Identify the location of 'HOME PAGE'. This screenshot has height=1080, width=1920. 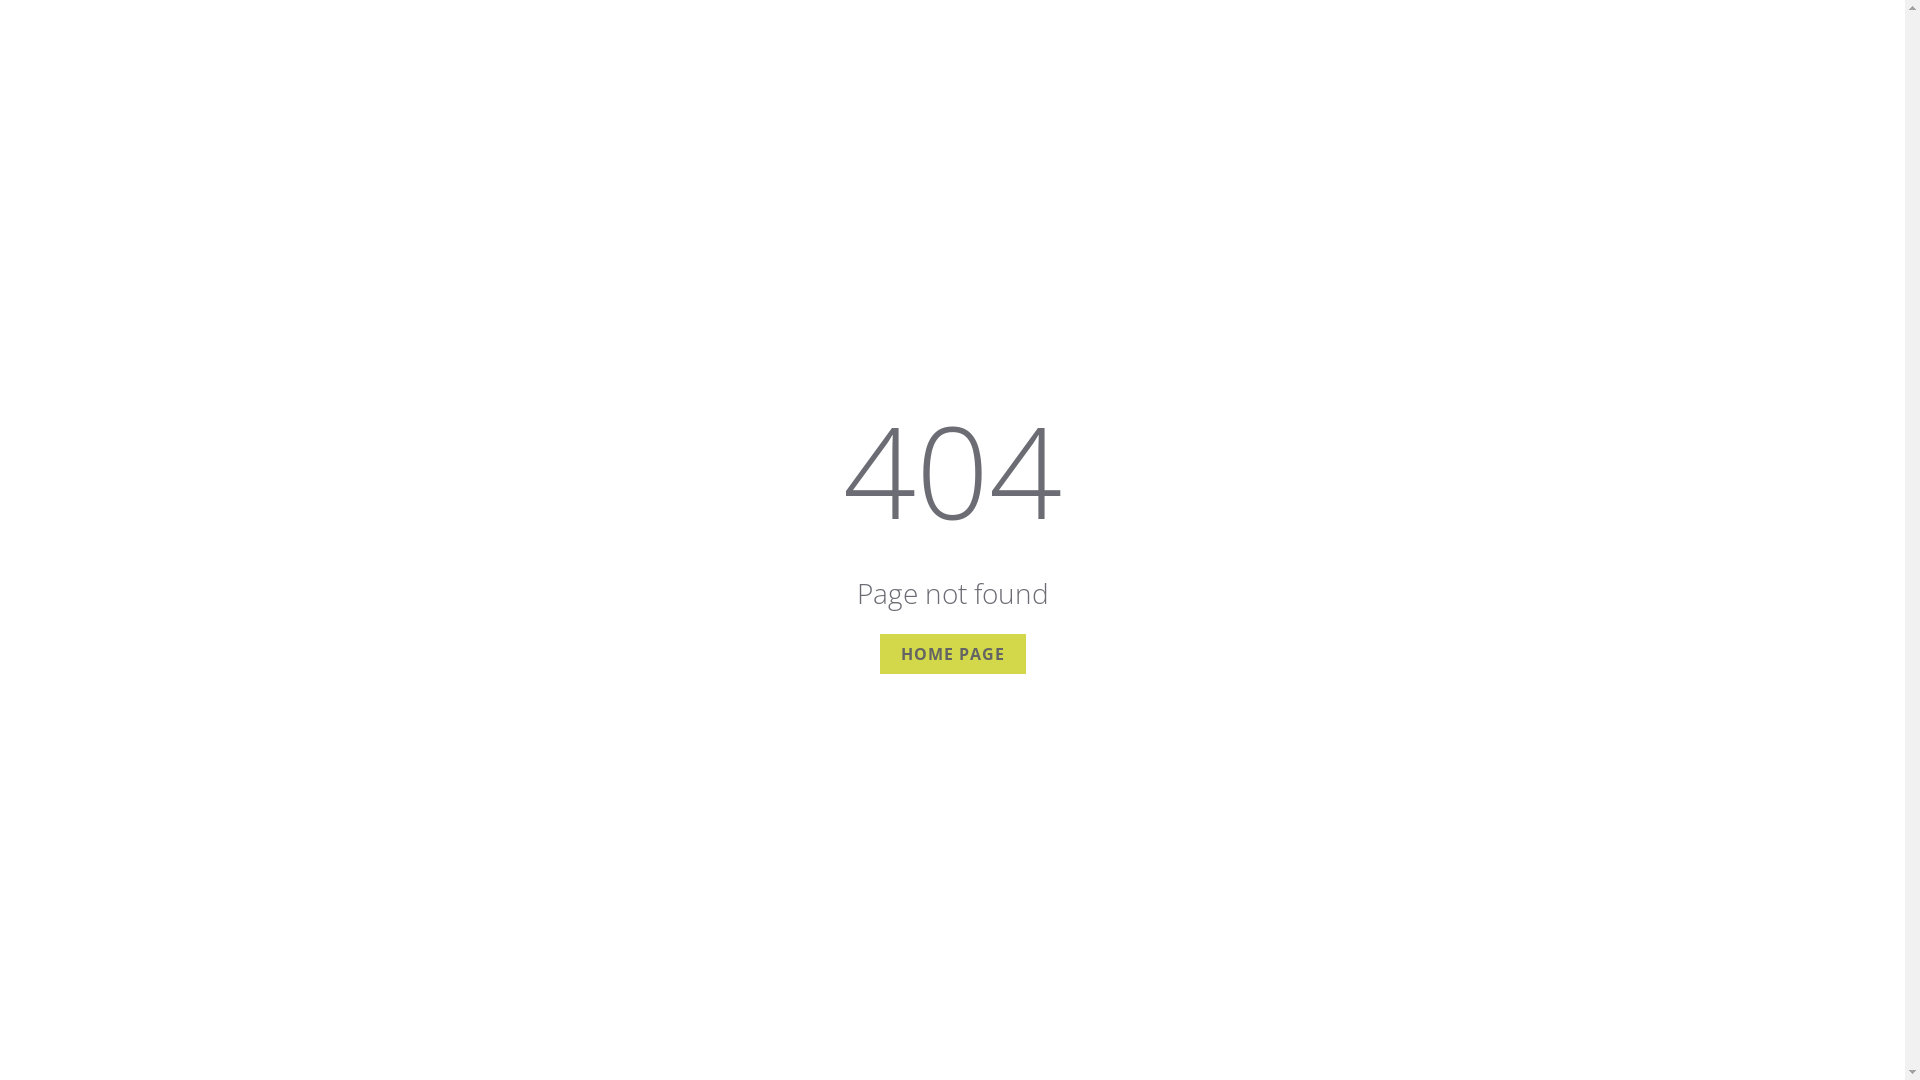
(952, 654).